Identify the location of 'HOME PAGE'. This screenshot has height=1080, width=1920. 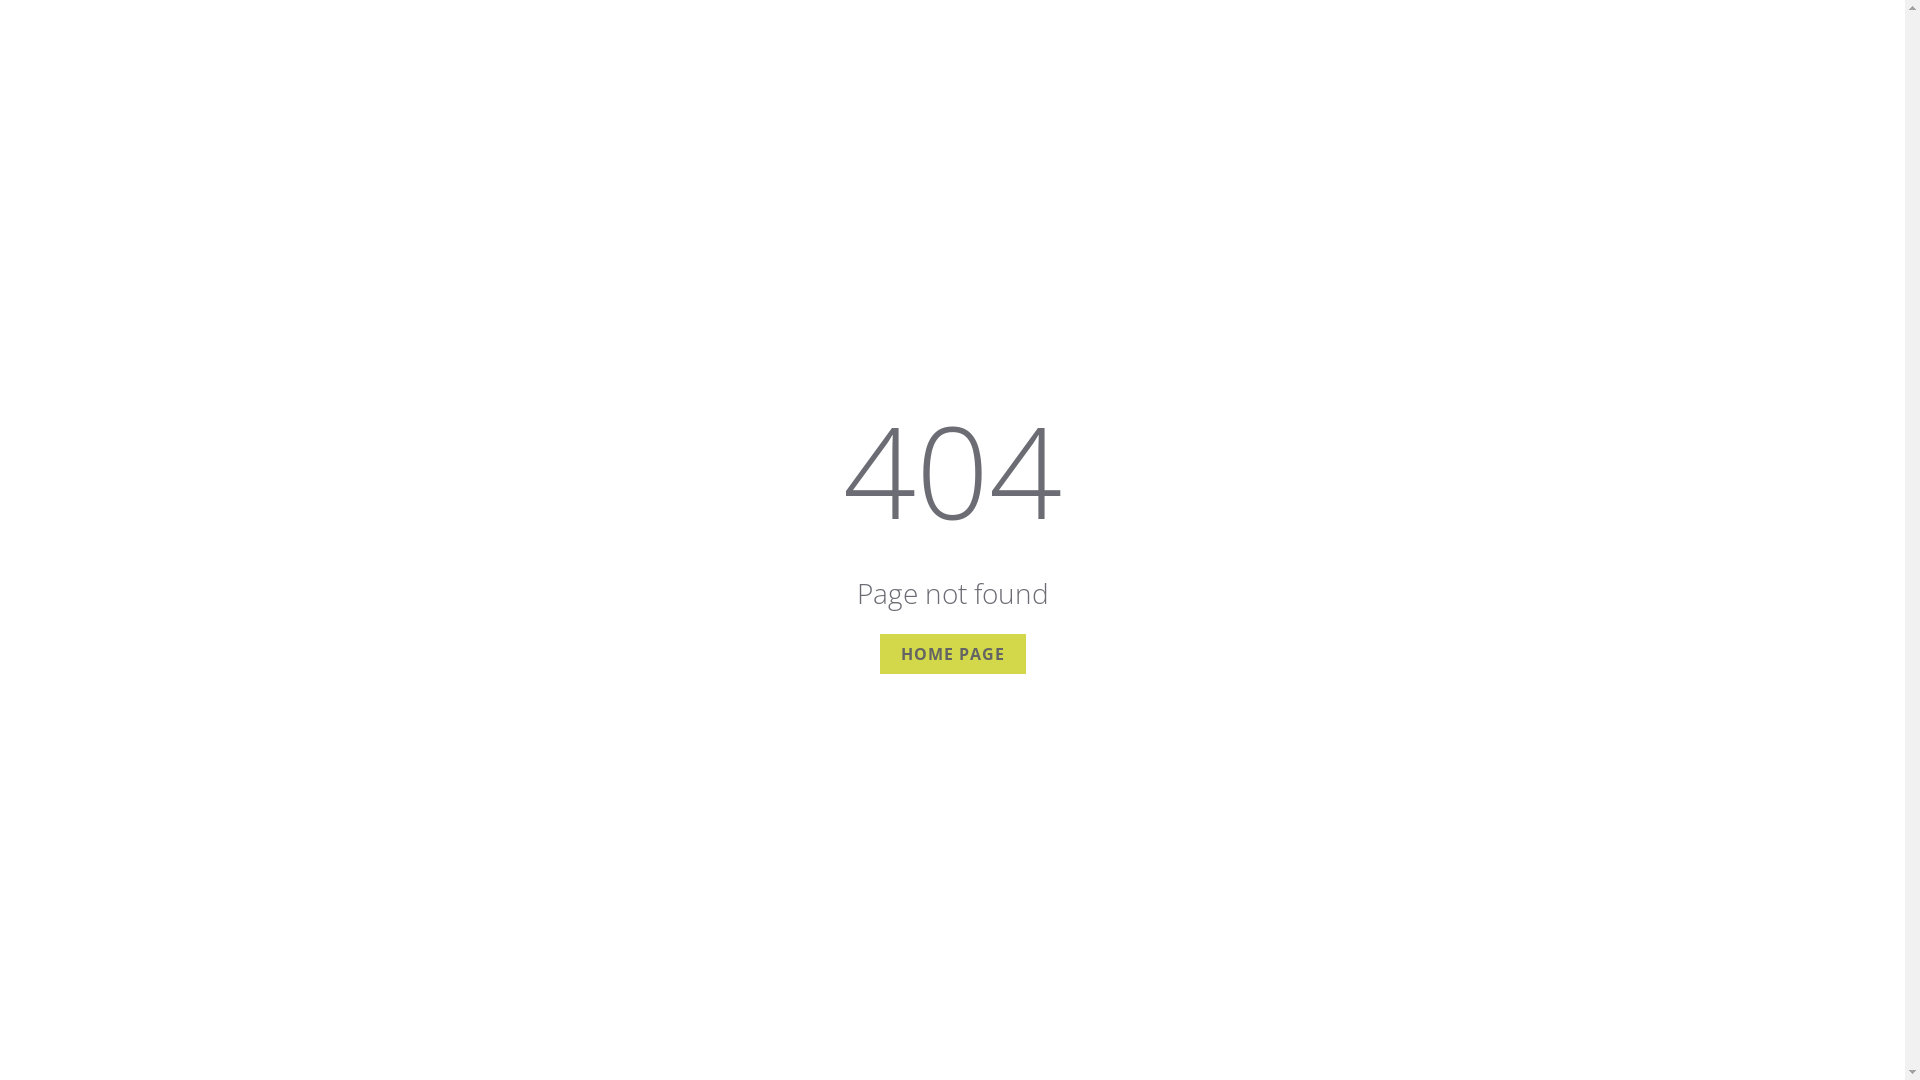
(952, 654).